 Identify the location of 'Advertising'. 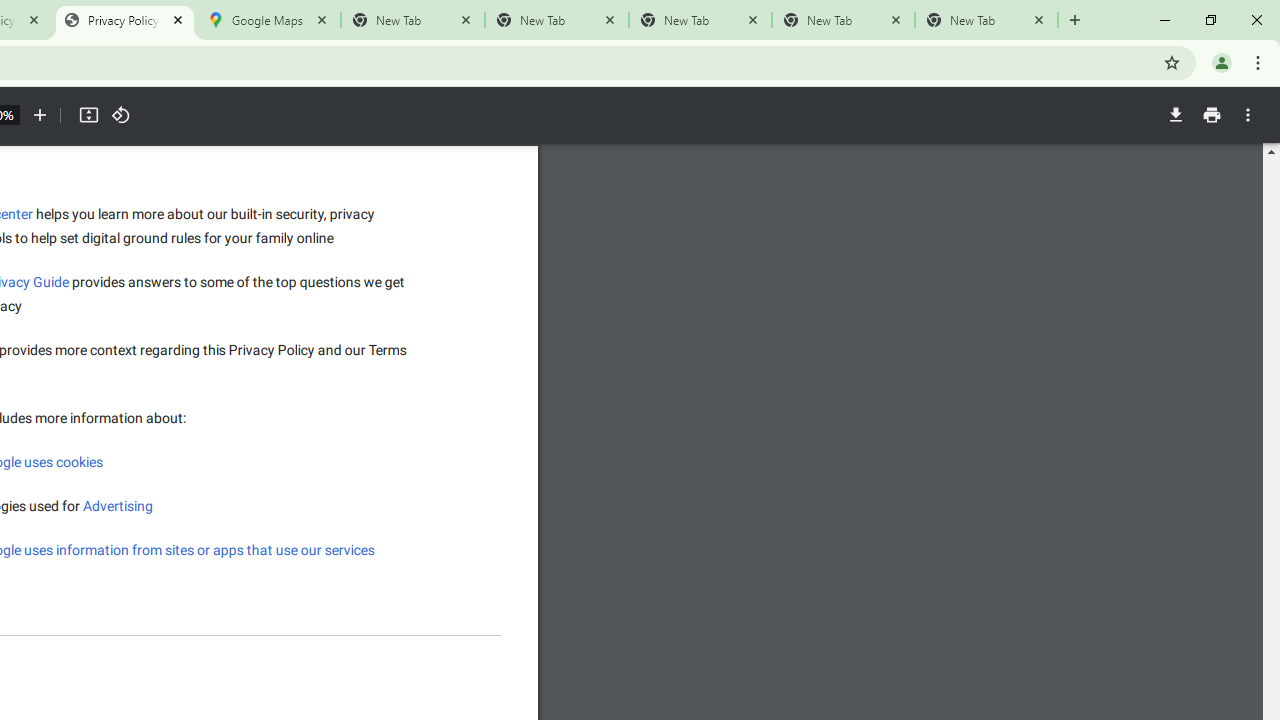
(117, 505).